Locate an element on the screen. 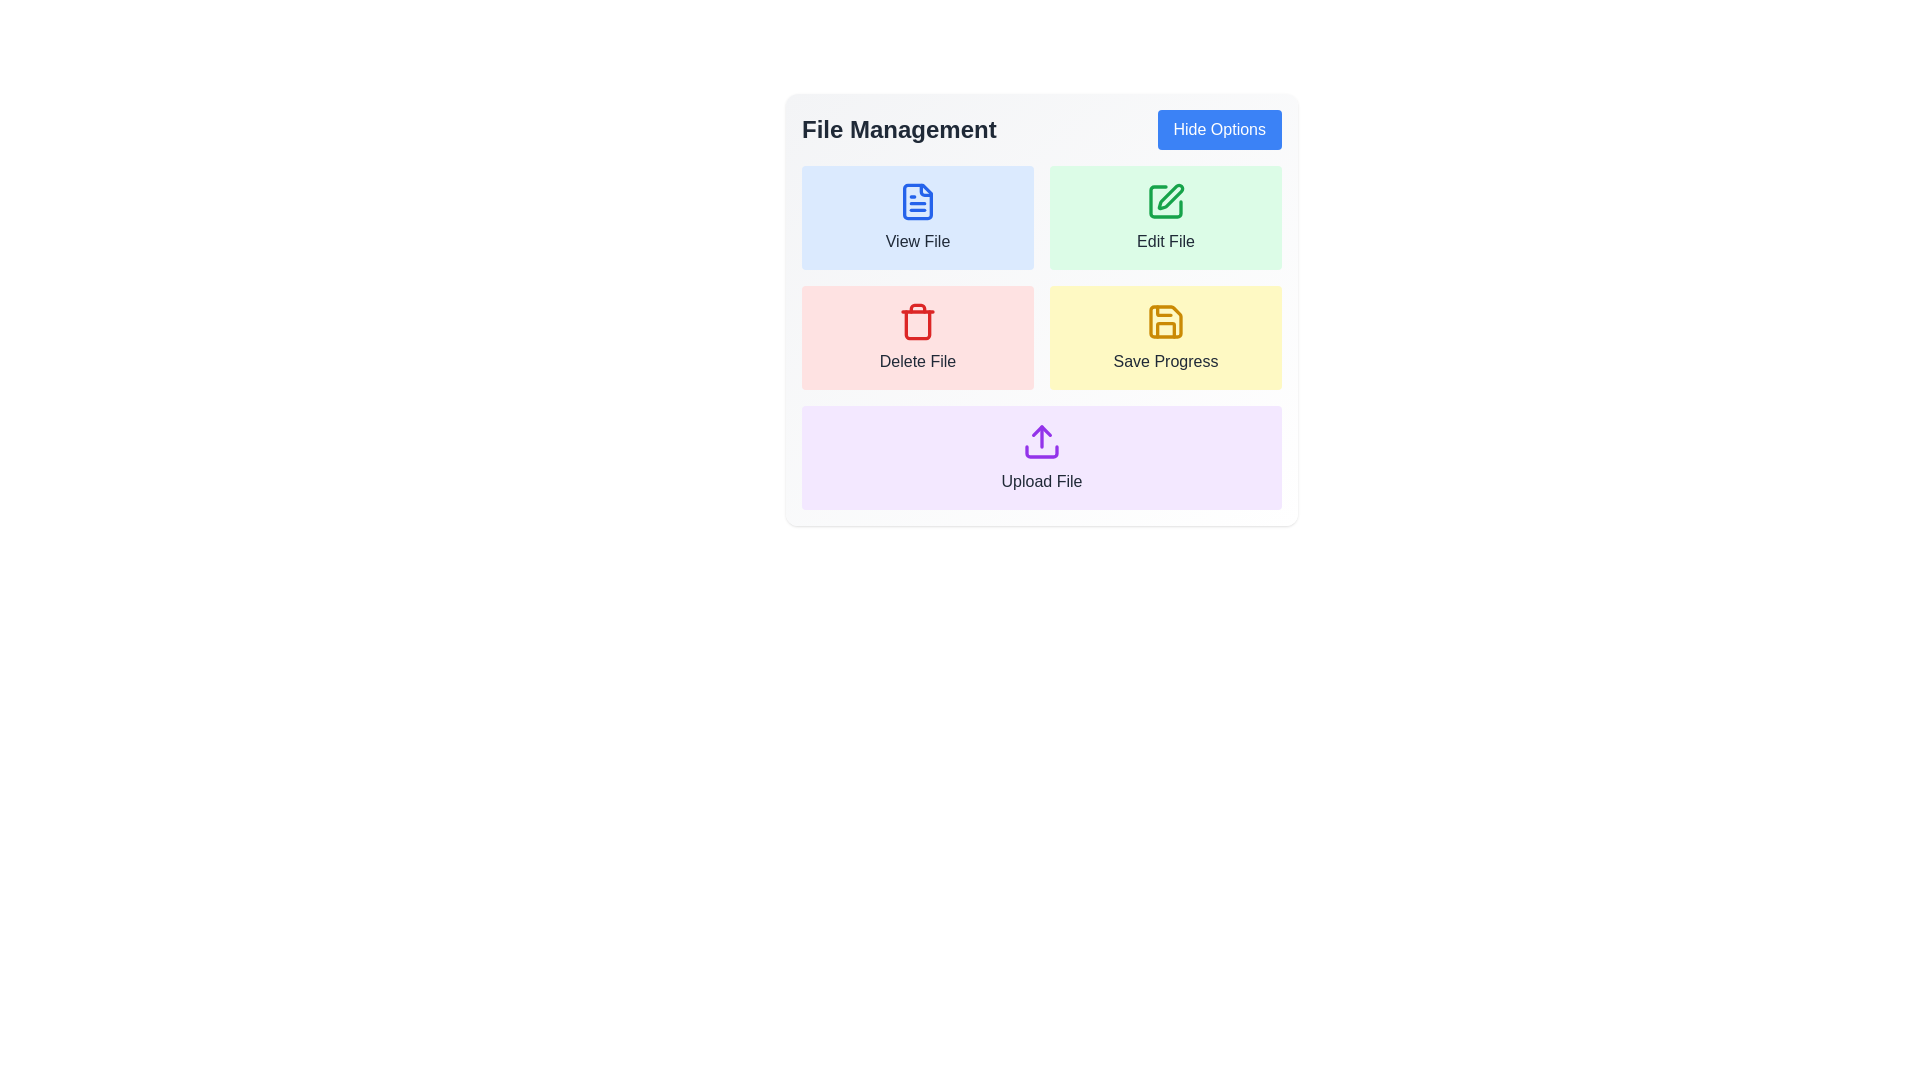  the 'Save Progress' text label element, which is styled with gray font on a yellow background, located in the 'File Management' section below the save icon is located at coordinates (1166, 362).